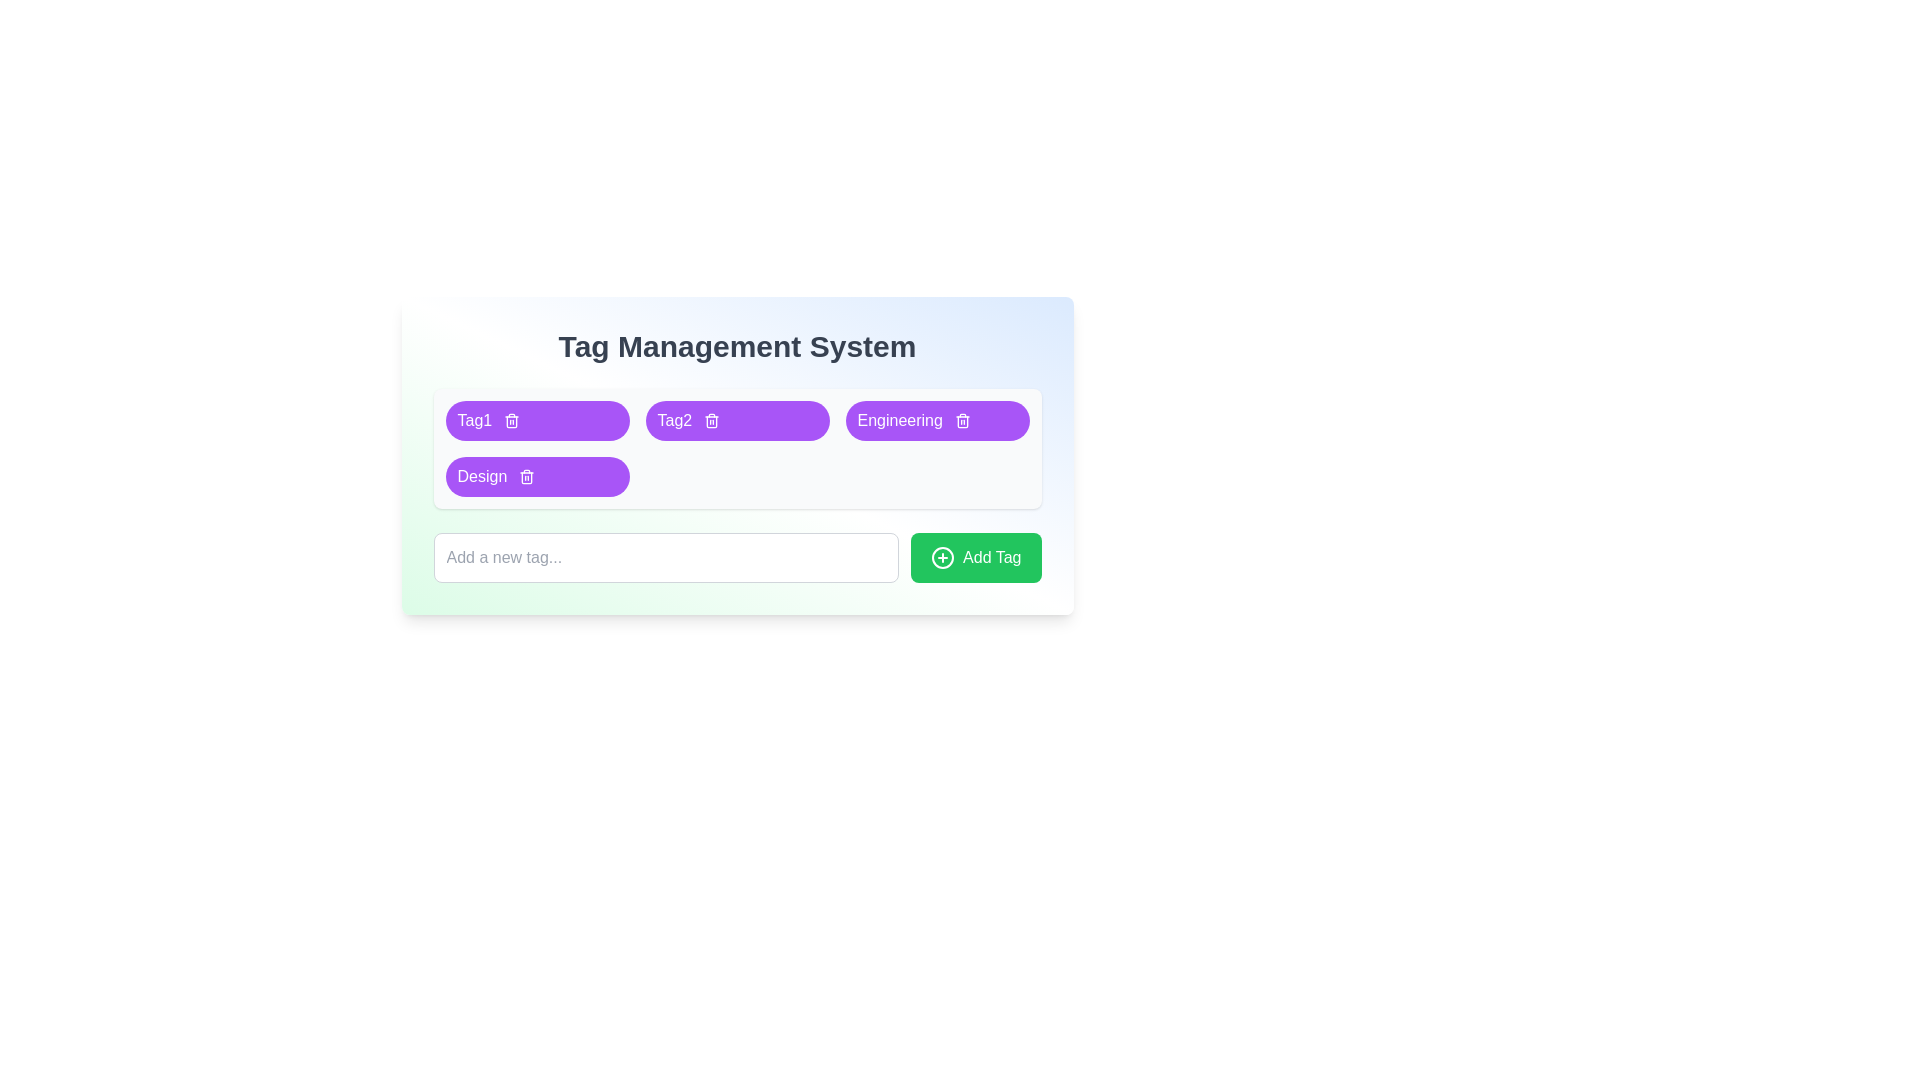  What do you see at coordinates (942, 558) in the screenshot?
I see `the circular icon located on the left side of the 'Add Tag' button in the bottom-right corner of the interface` at bounding box center [942, 558].